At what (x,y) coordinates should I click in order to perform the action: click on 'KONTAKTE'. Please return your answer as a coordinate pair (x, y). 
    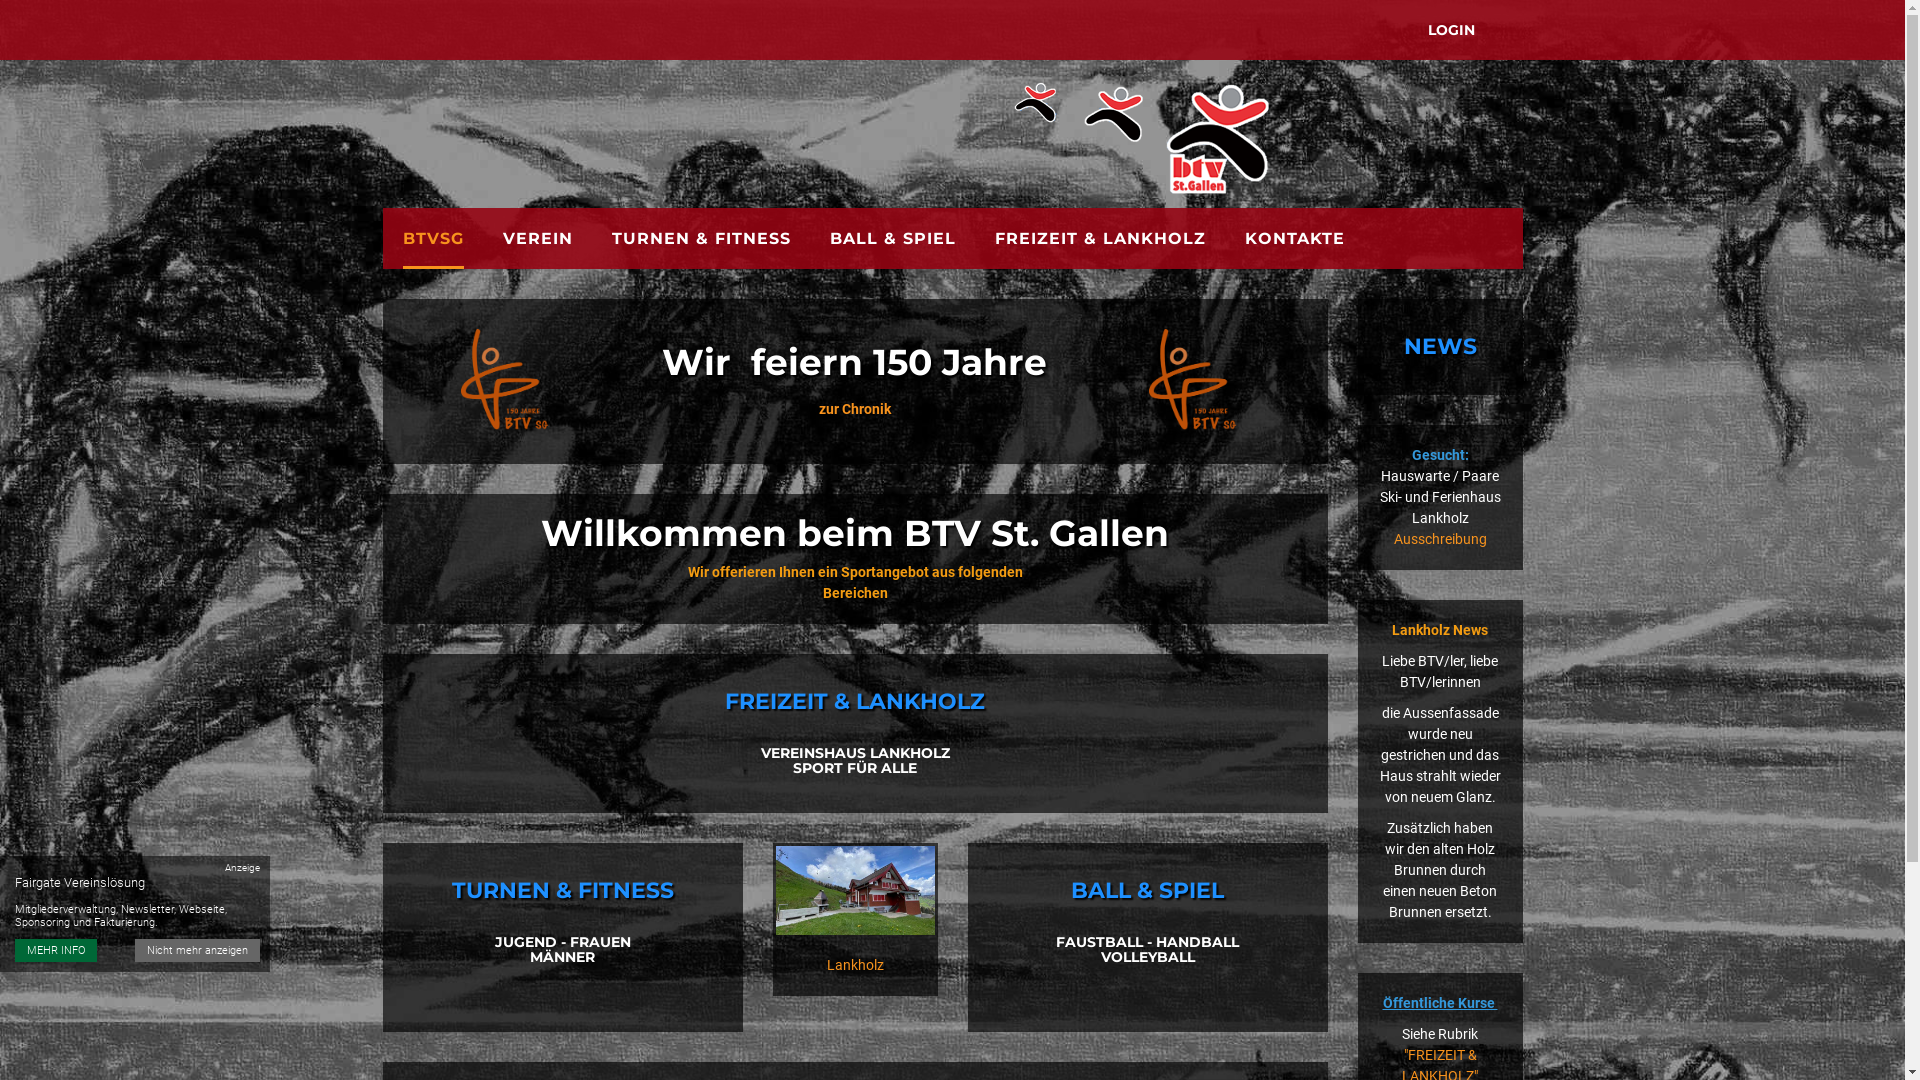
    Looking at the image, I should click on (1242, 237).